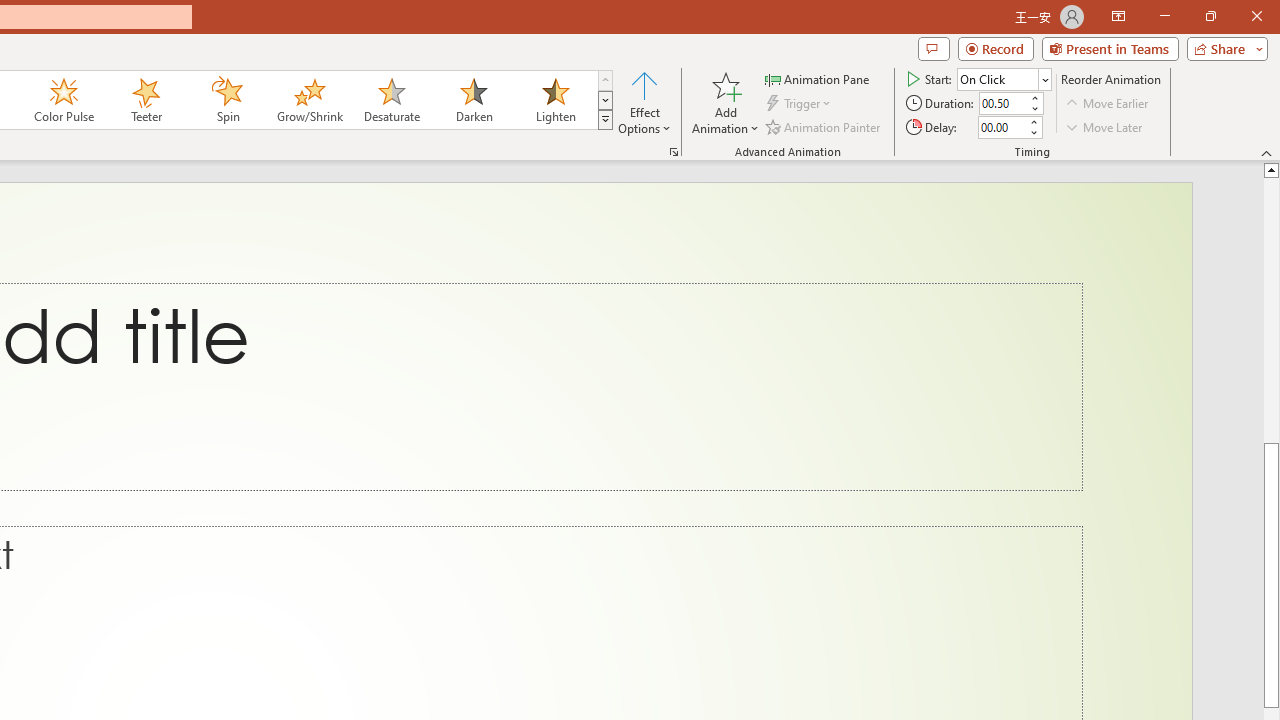  What do you see at coordinates (227, 100) in the screenshot?
I see `'Spin'` at bounding box center [227, 100].